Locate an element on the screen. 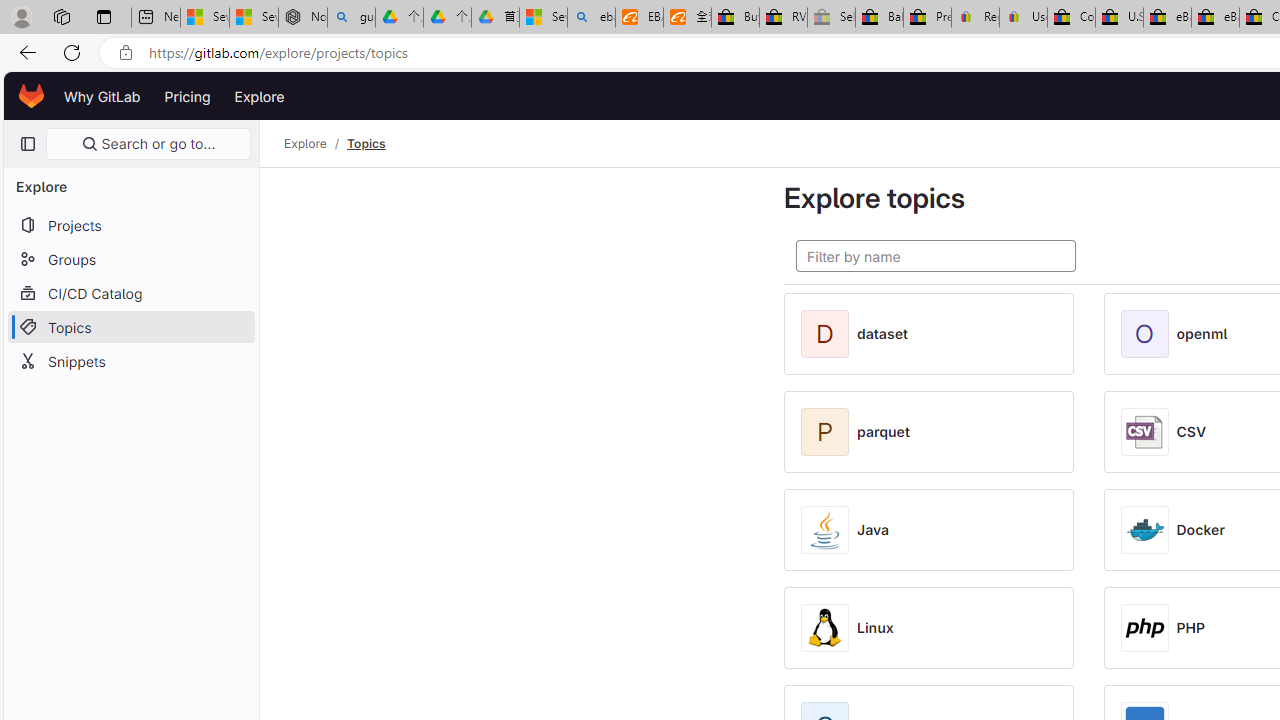 This screenshot has height=720, width=1280. 'Snippets' is located at coordinates (130, 361).